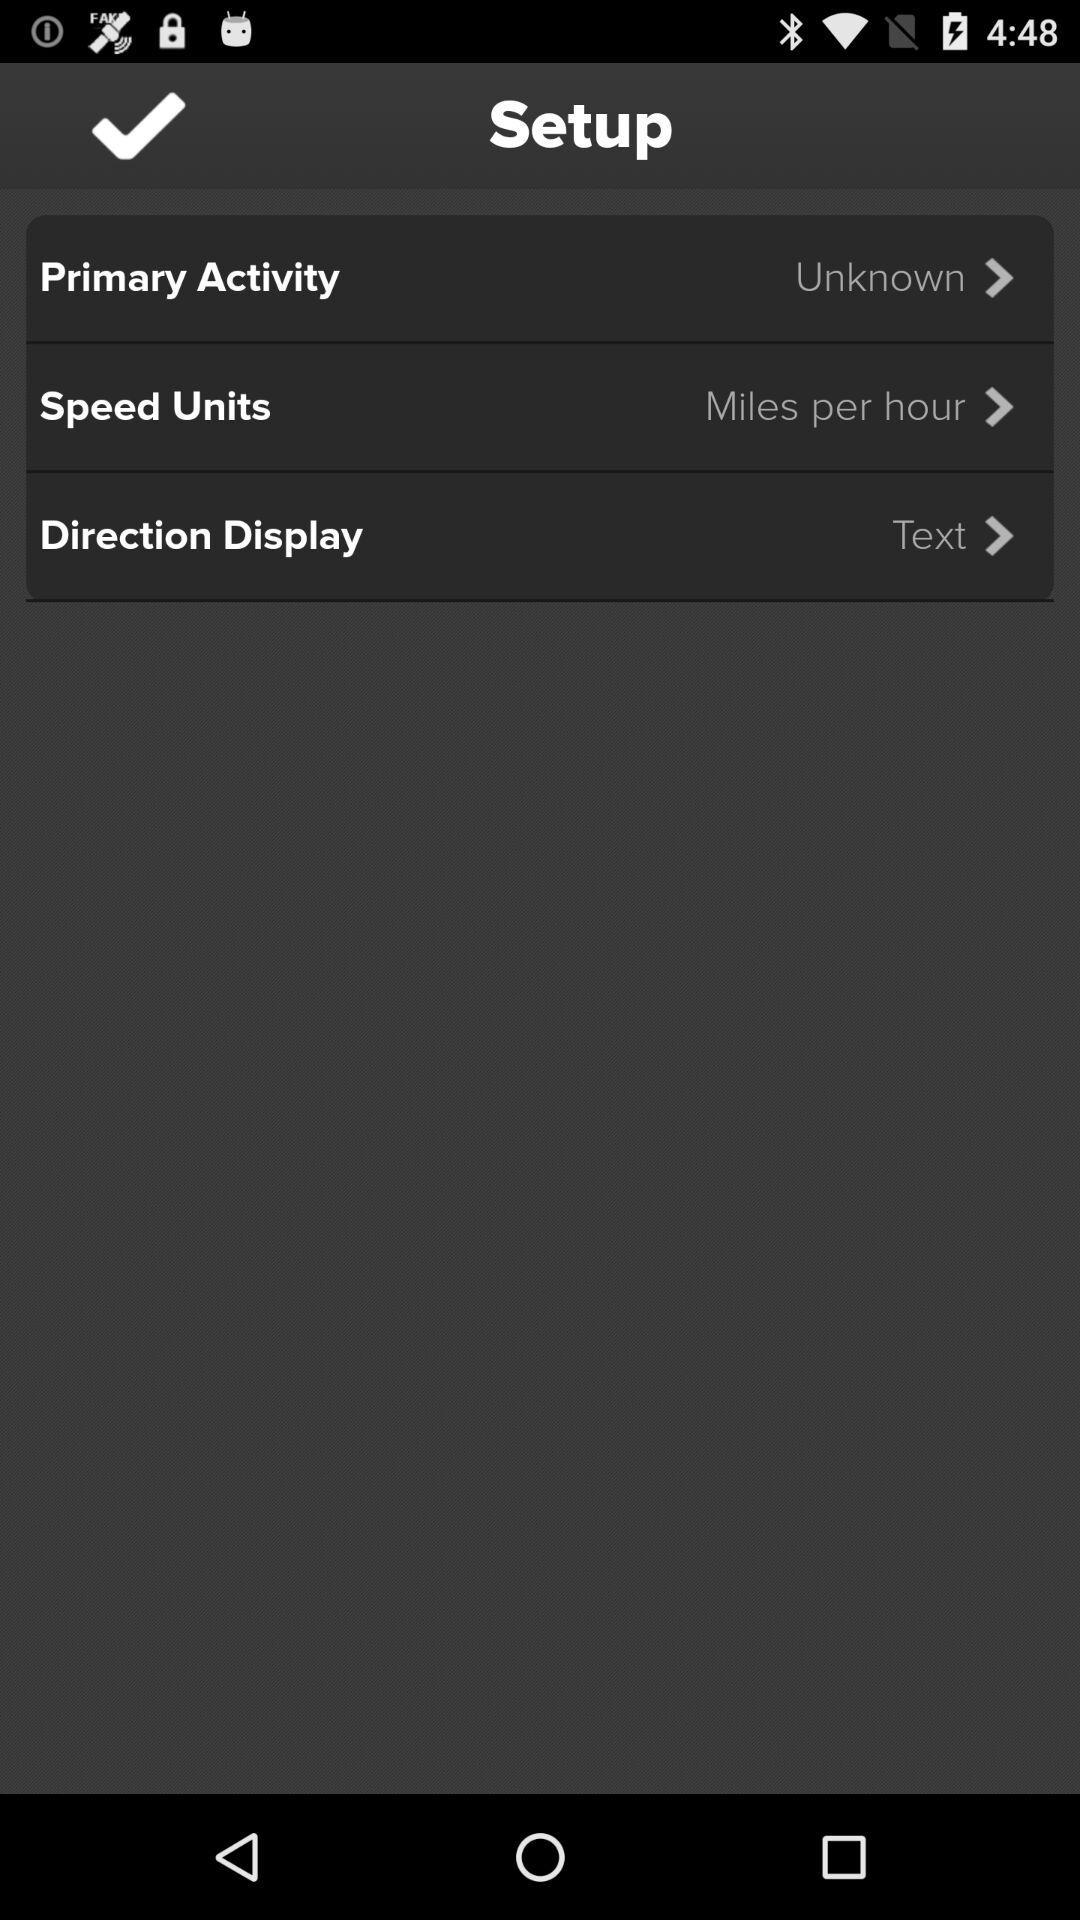 Image resolution: width=1080 pixels, height=1920 pixels. Describe the element at coordinates (917, 277) in the screenshot. I see `icon next to primary activity` at that location.